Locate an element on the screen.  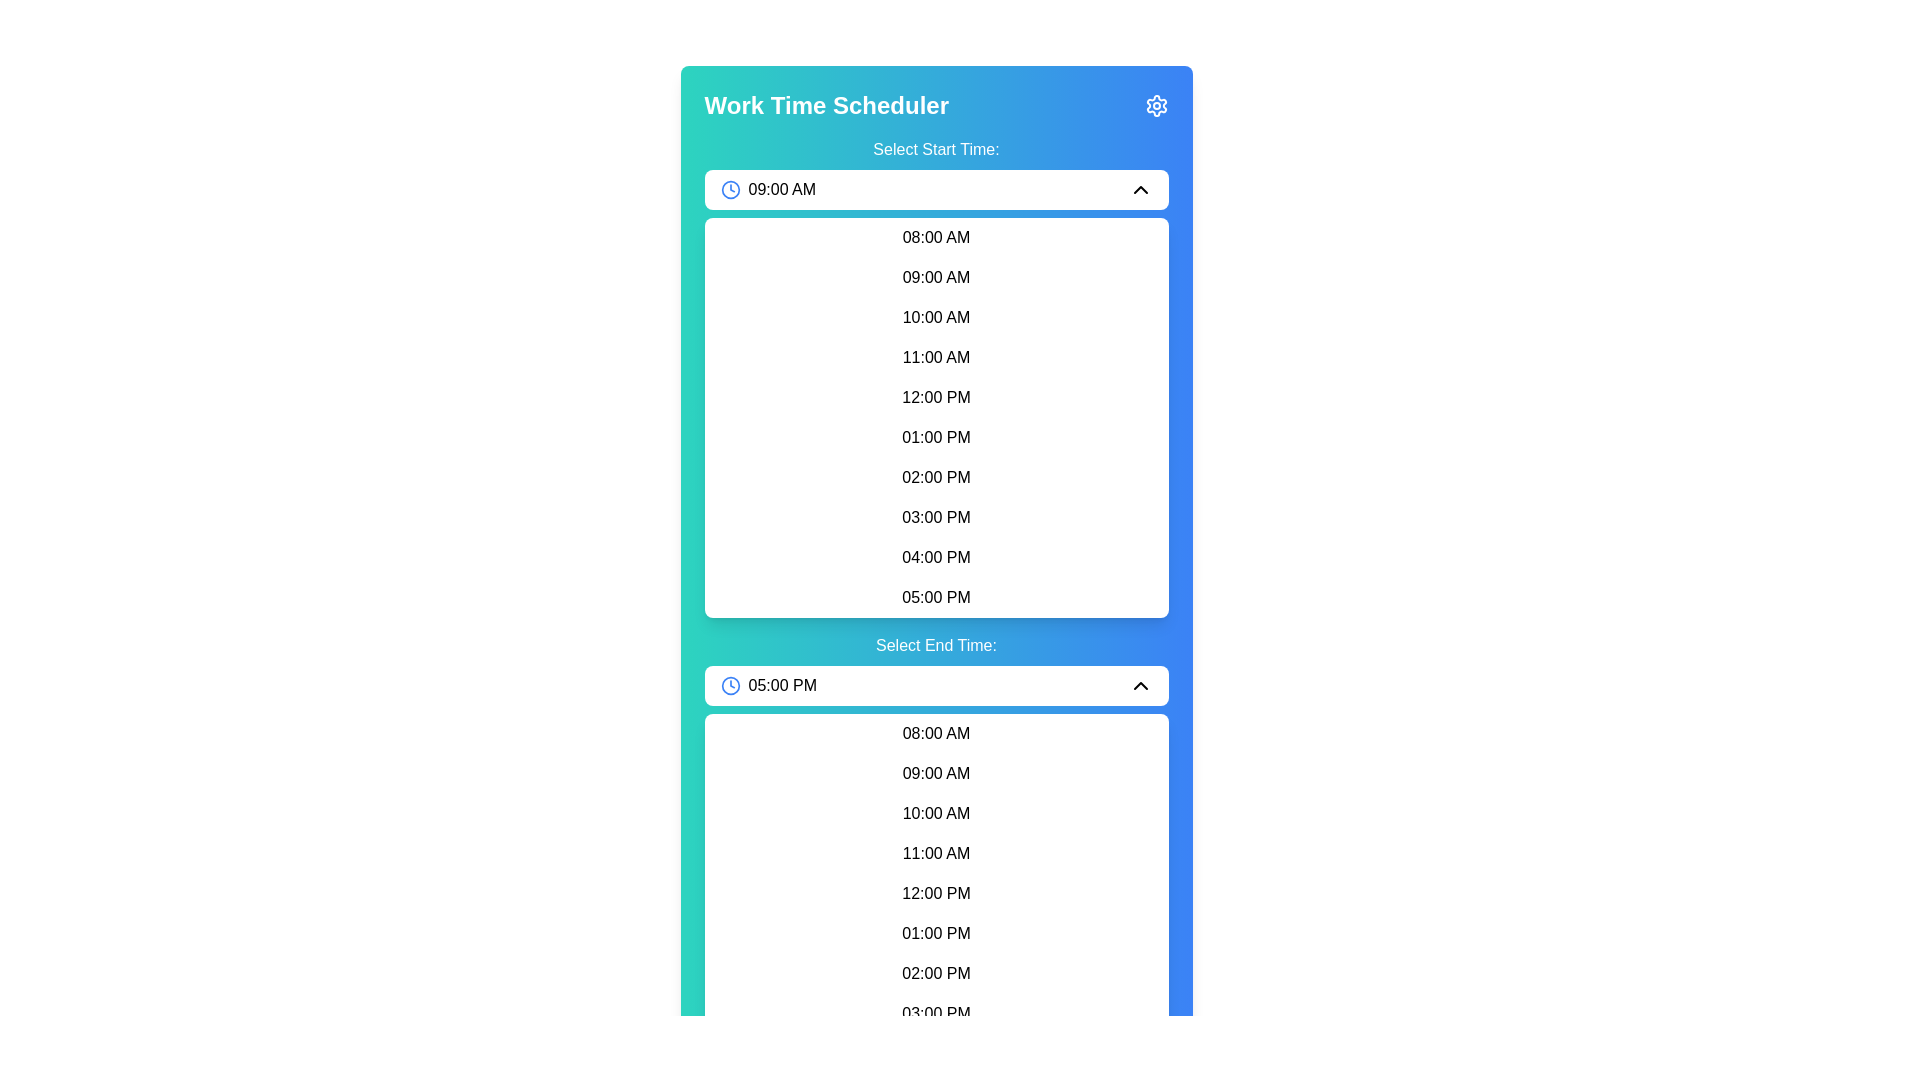
the first dropdown option for selecting the start time, which displays '09:00 AM' is located at coordinates (935, 189).